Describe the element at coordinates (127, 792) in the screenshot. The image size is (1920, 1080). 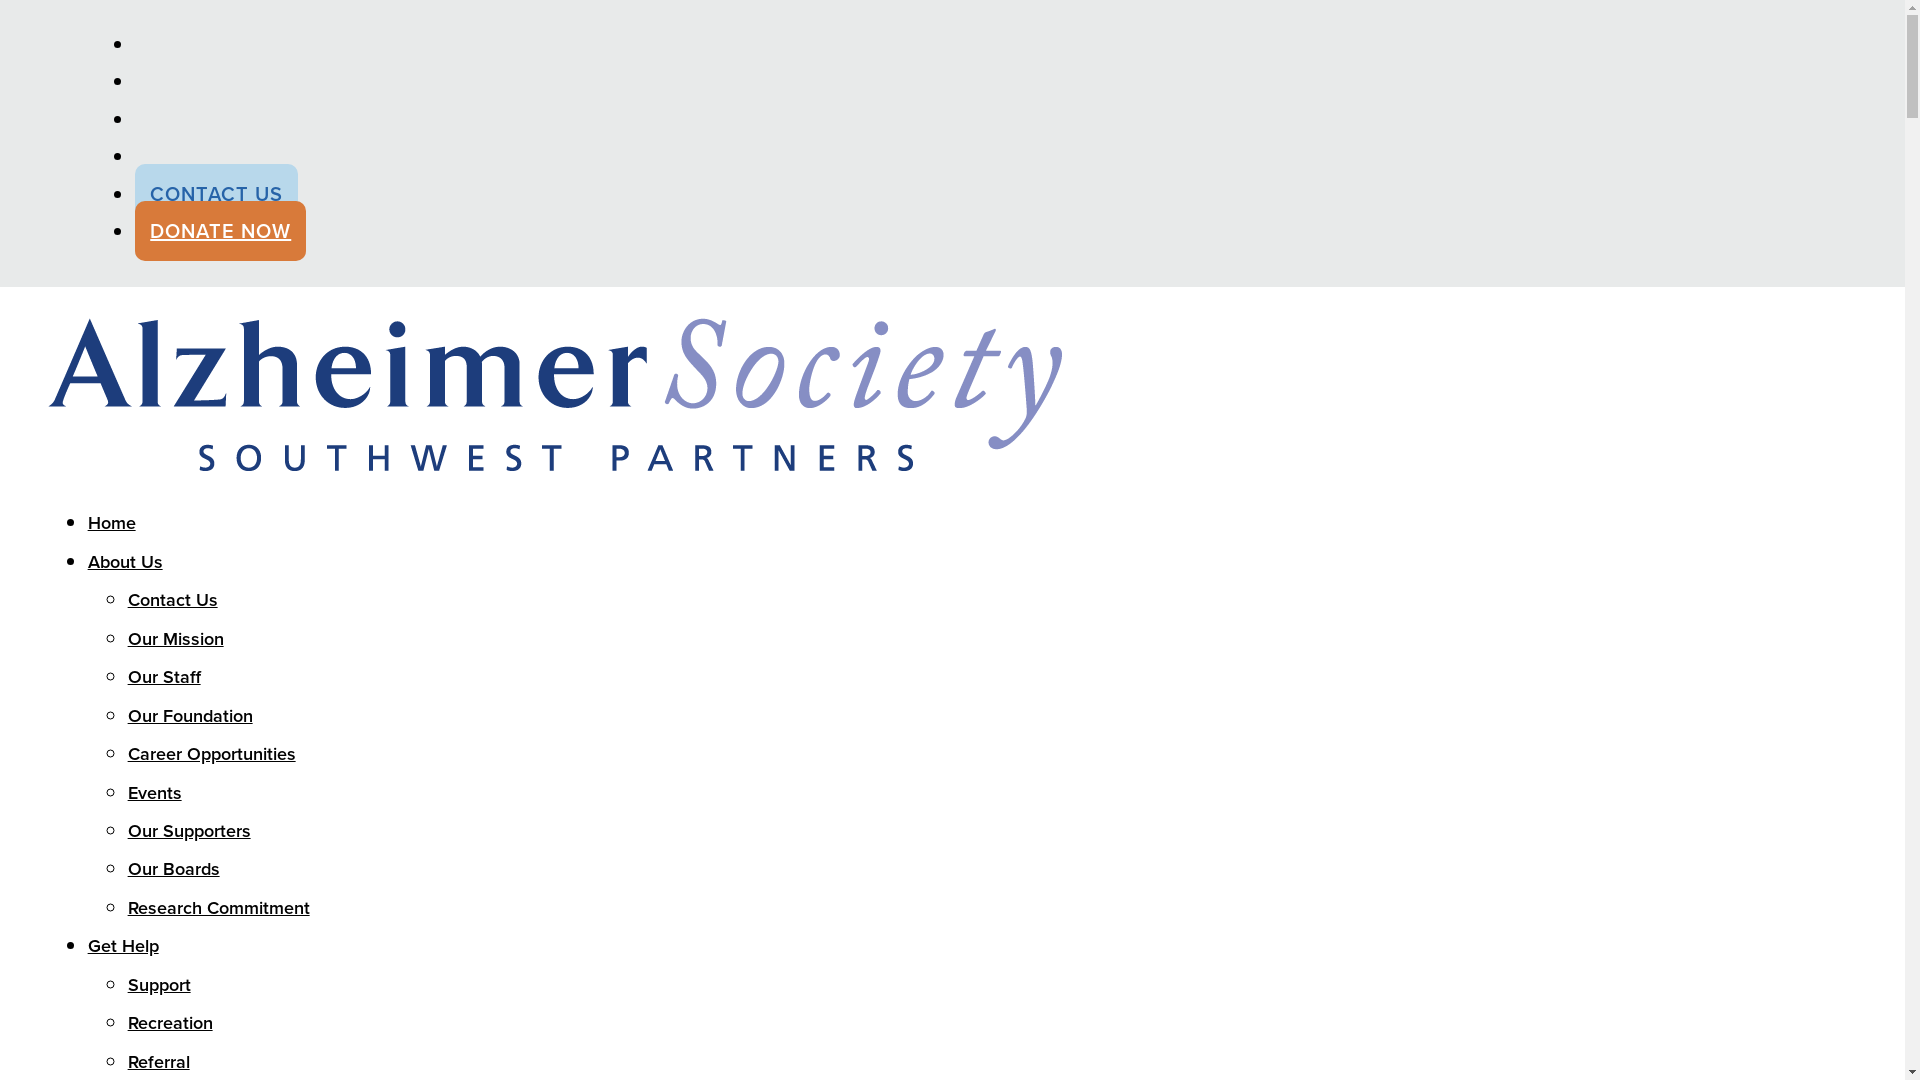
I see `'Events'` at that location.